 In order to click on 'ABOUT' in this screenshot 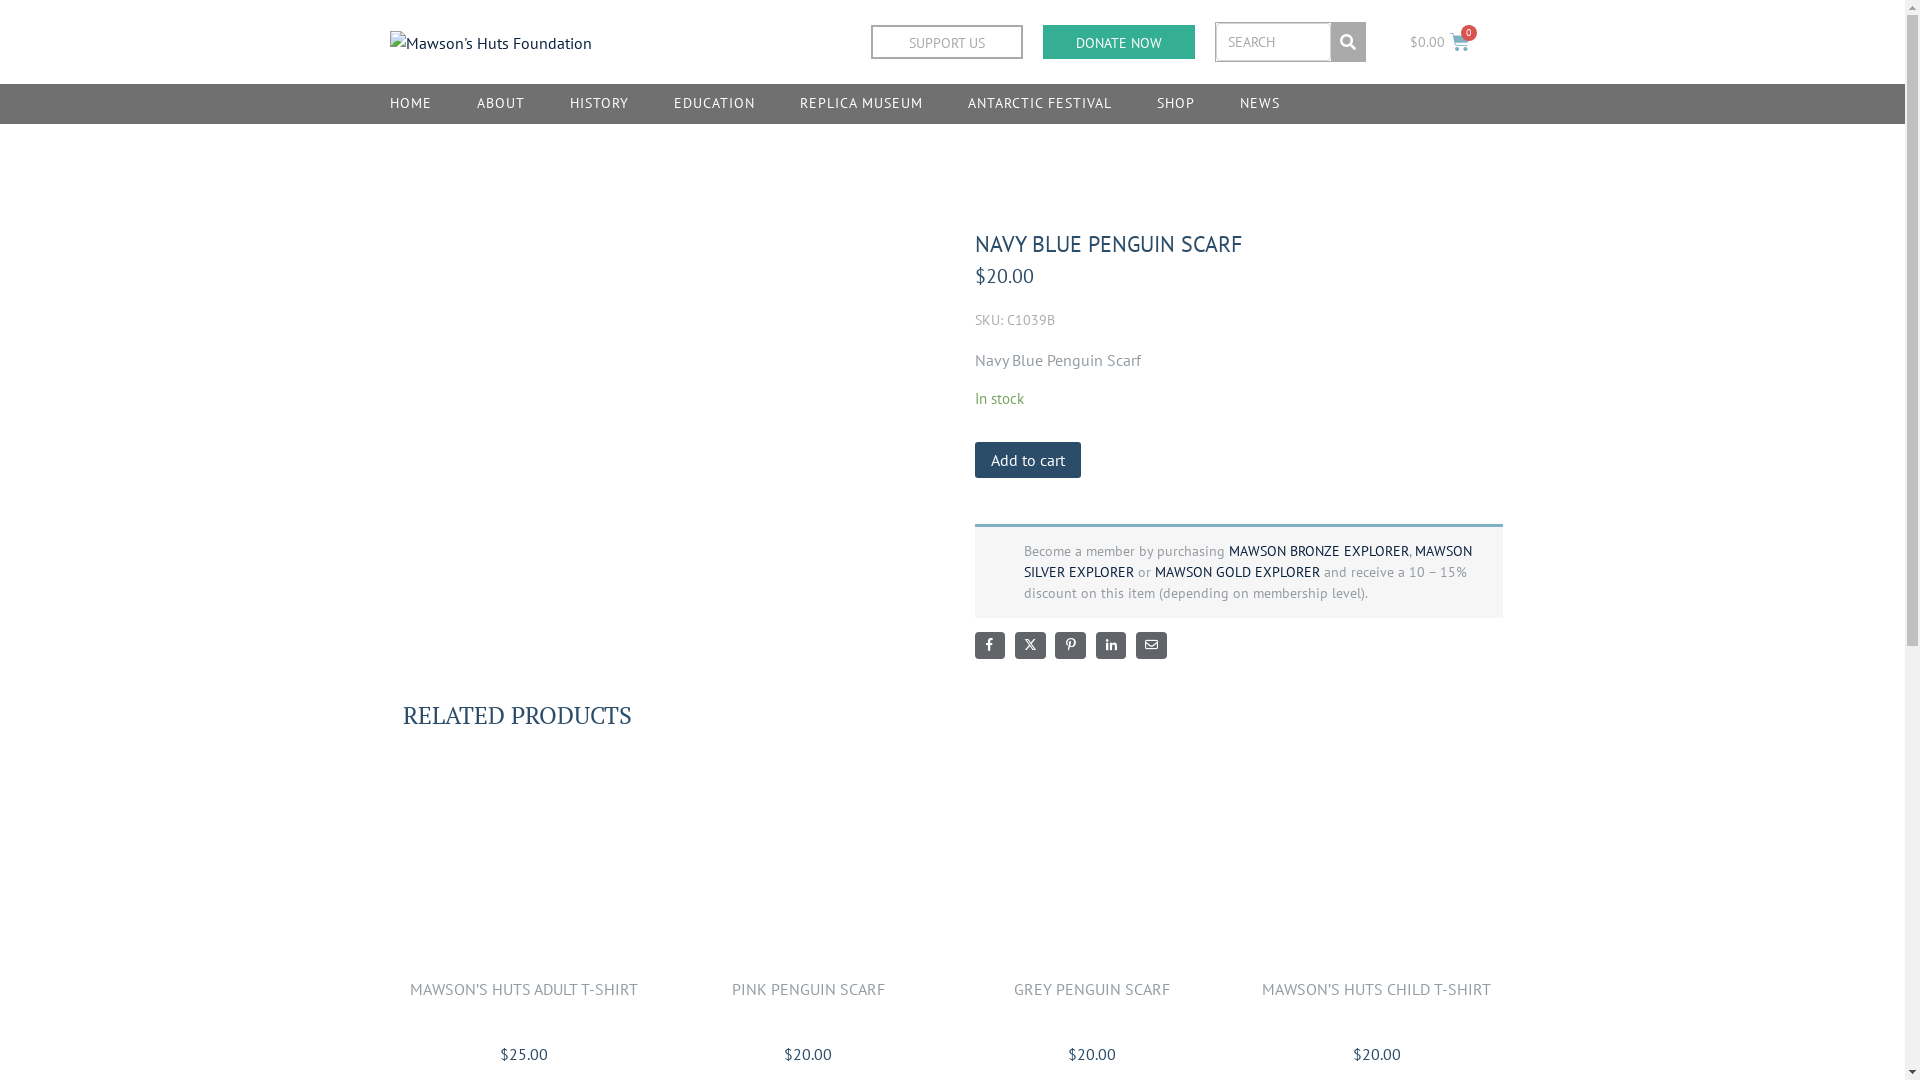, I will do `click(500, 104)`.